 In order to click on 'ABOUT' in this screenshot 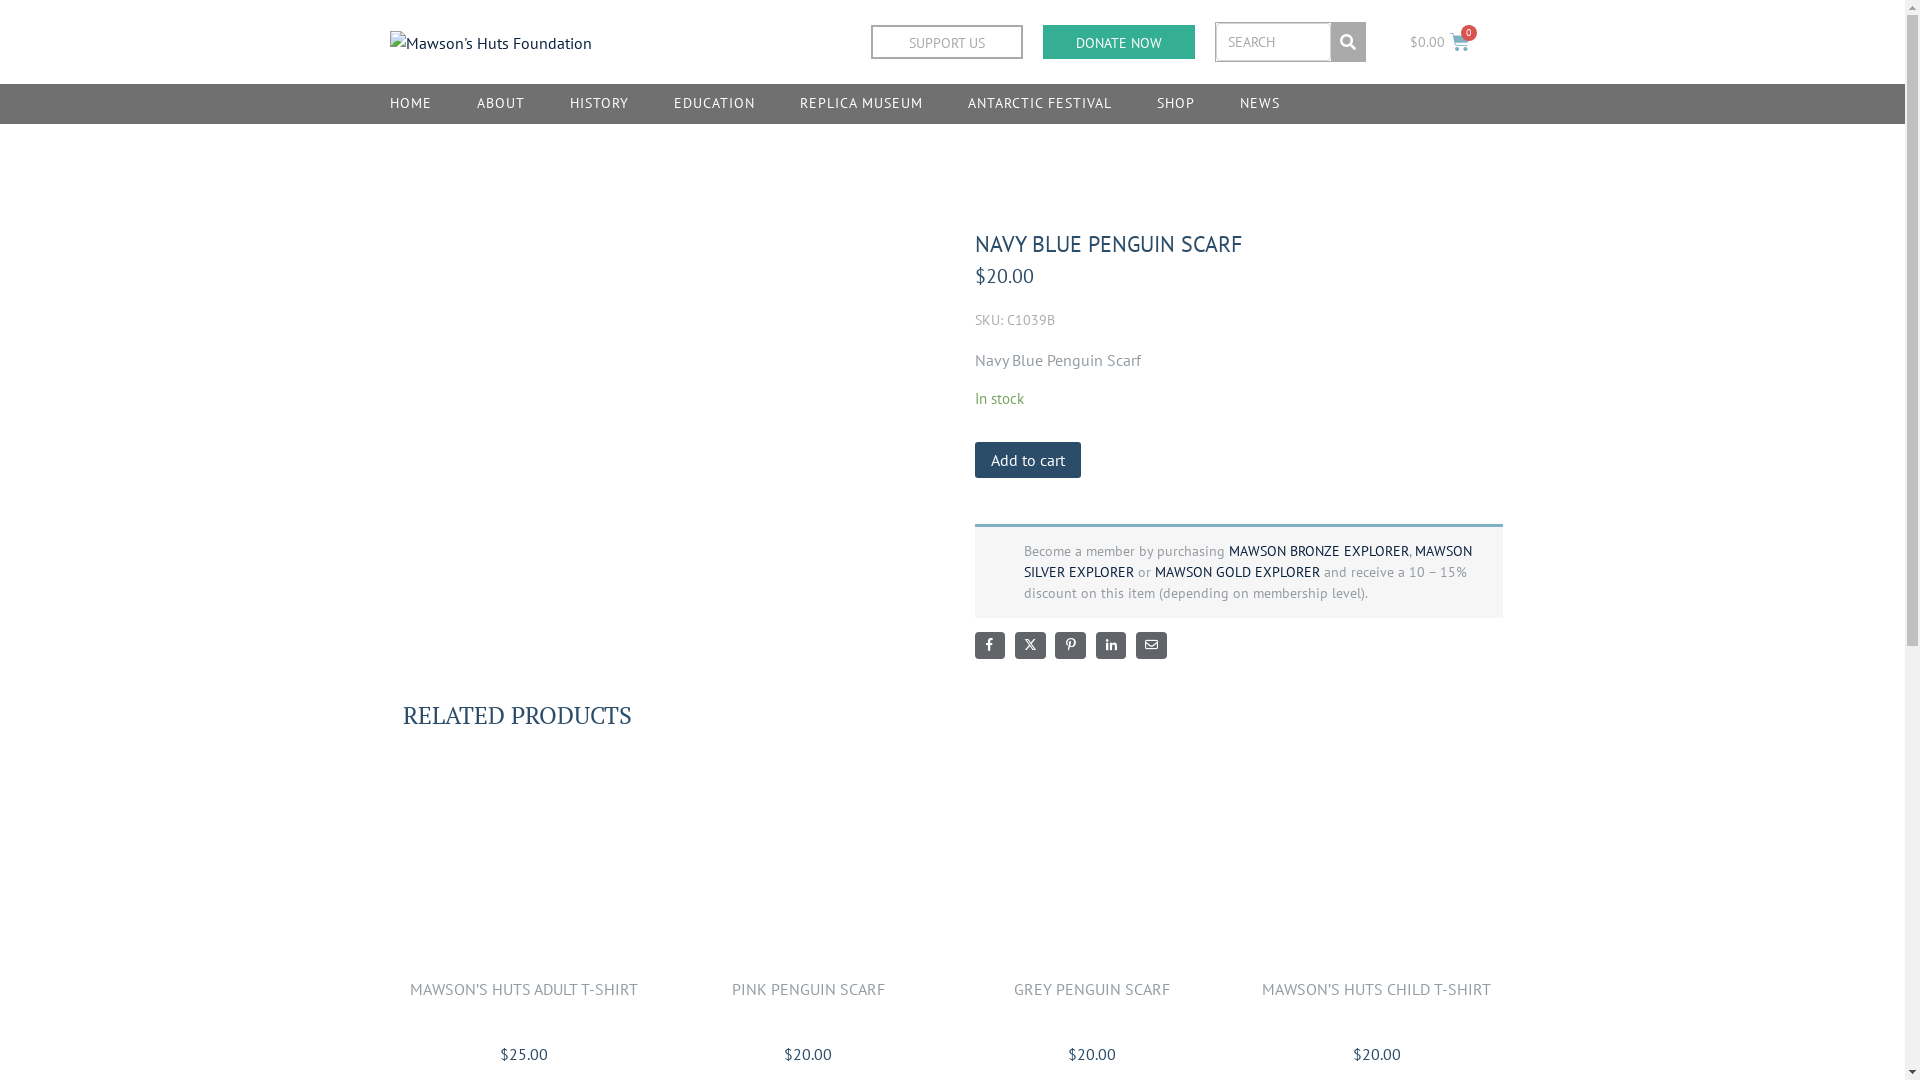, I will do `click(500, 104)`.